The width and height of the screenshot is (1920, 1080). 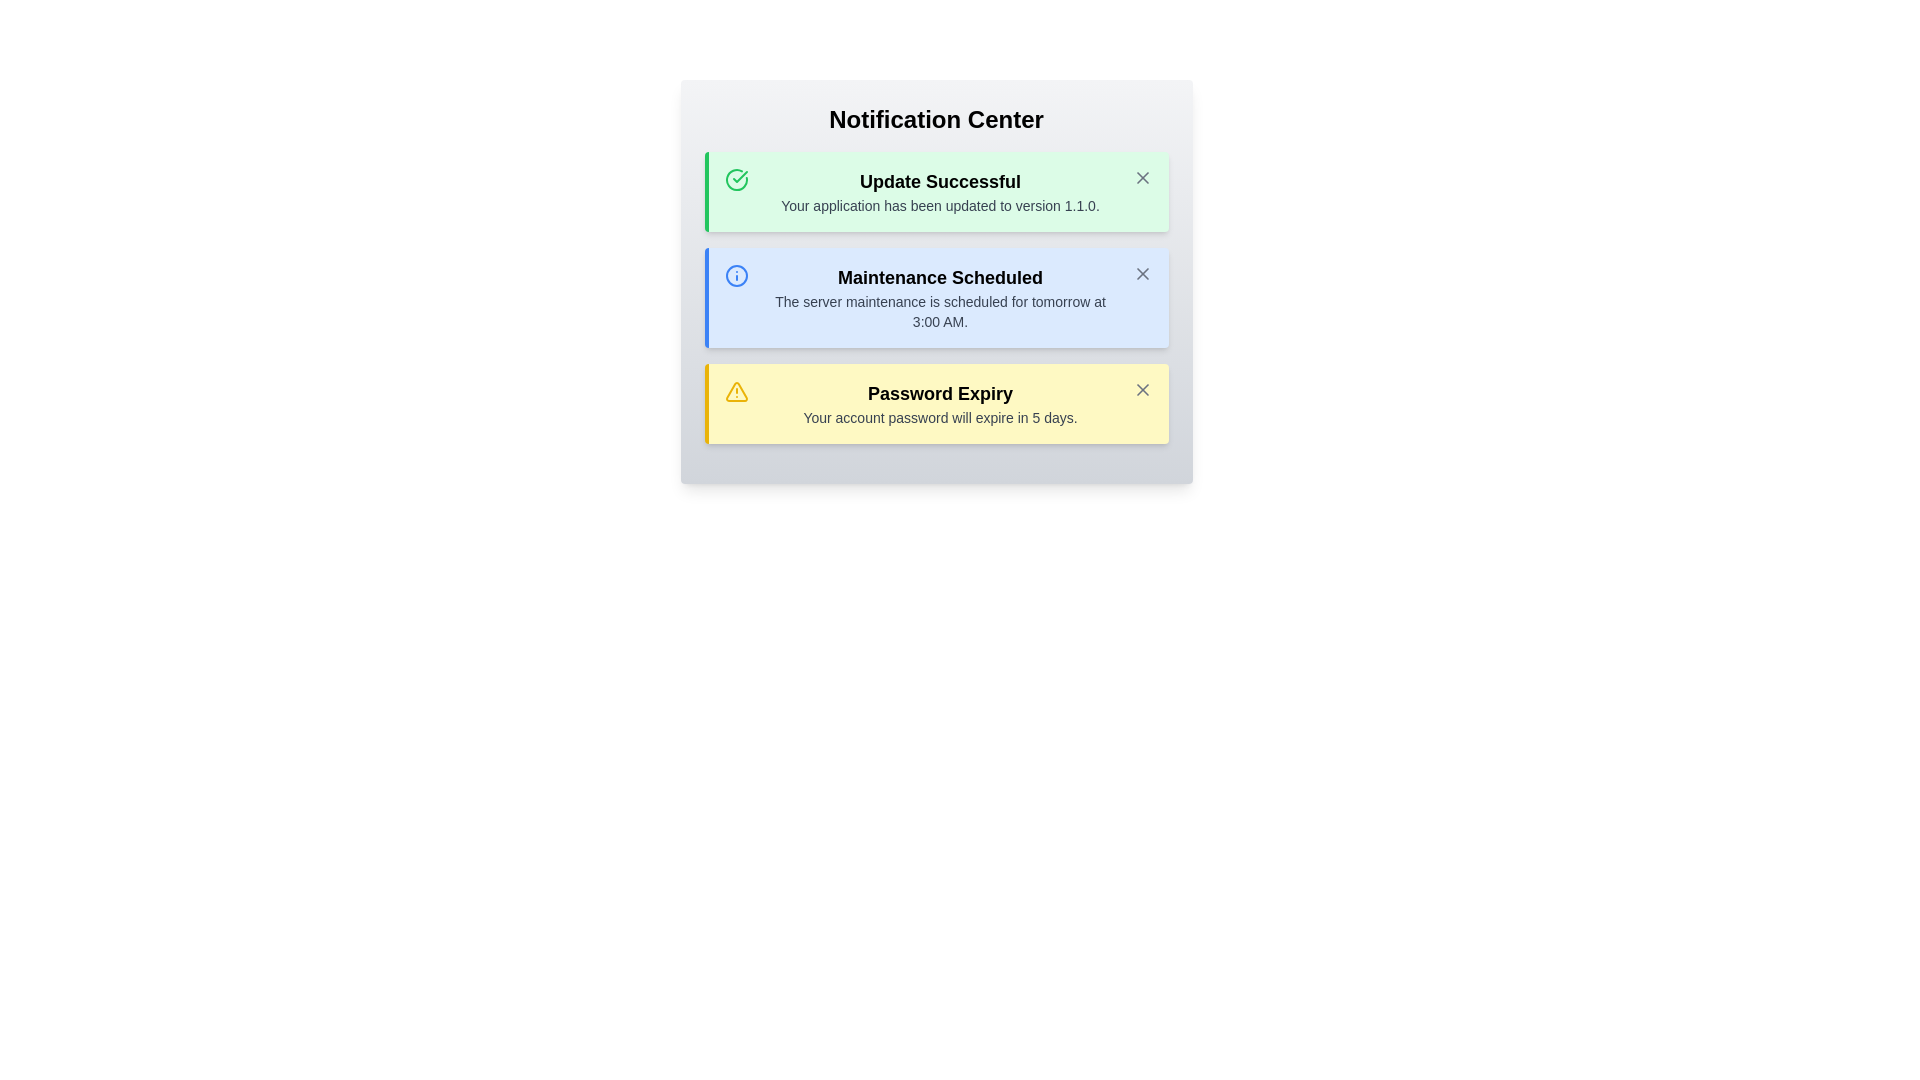 I want to click on text snippet that states 'The server maintenance is scheduled for tomorrow at 3:00 AM.' located below the bold text 'Maintenance Scheduled' inside the blue notification card in the Notification Center, so click(x=939, y=312).